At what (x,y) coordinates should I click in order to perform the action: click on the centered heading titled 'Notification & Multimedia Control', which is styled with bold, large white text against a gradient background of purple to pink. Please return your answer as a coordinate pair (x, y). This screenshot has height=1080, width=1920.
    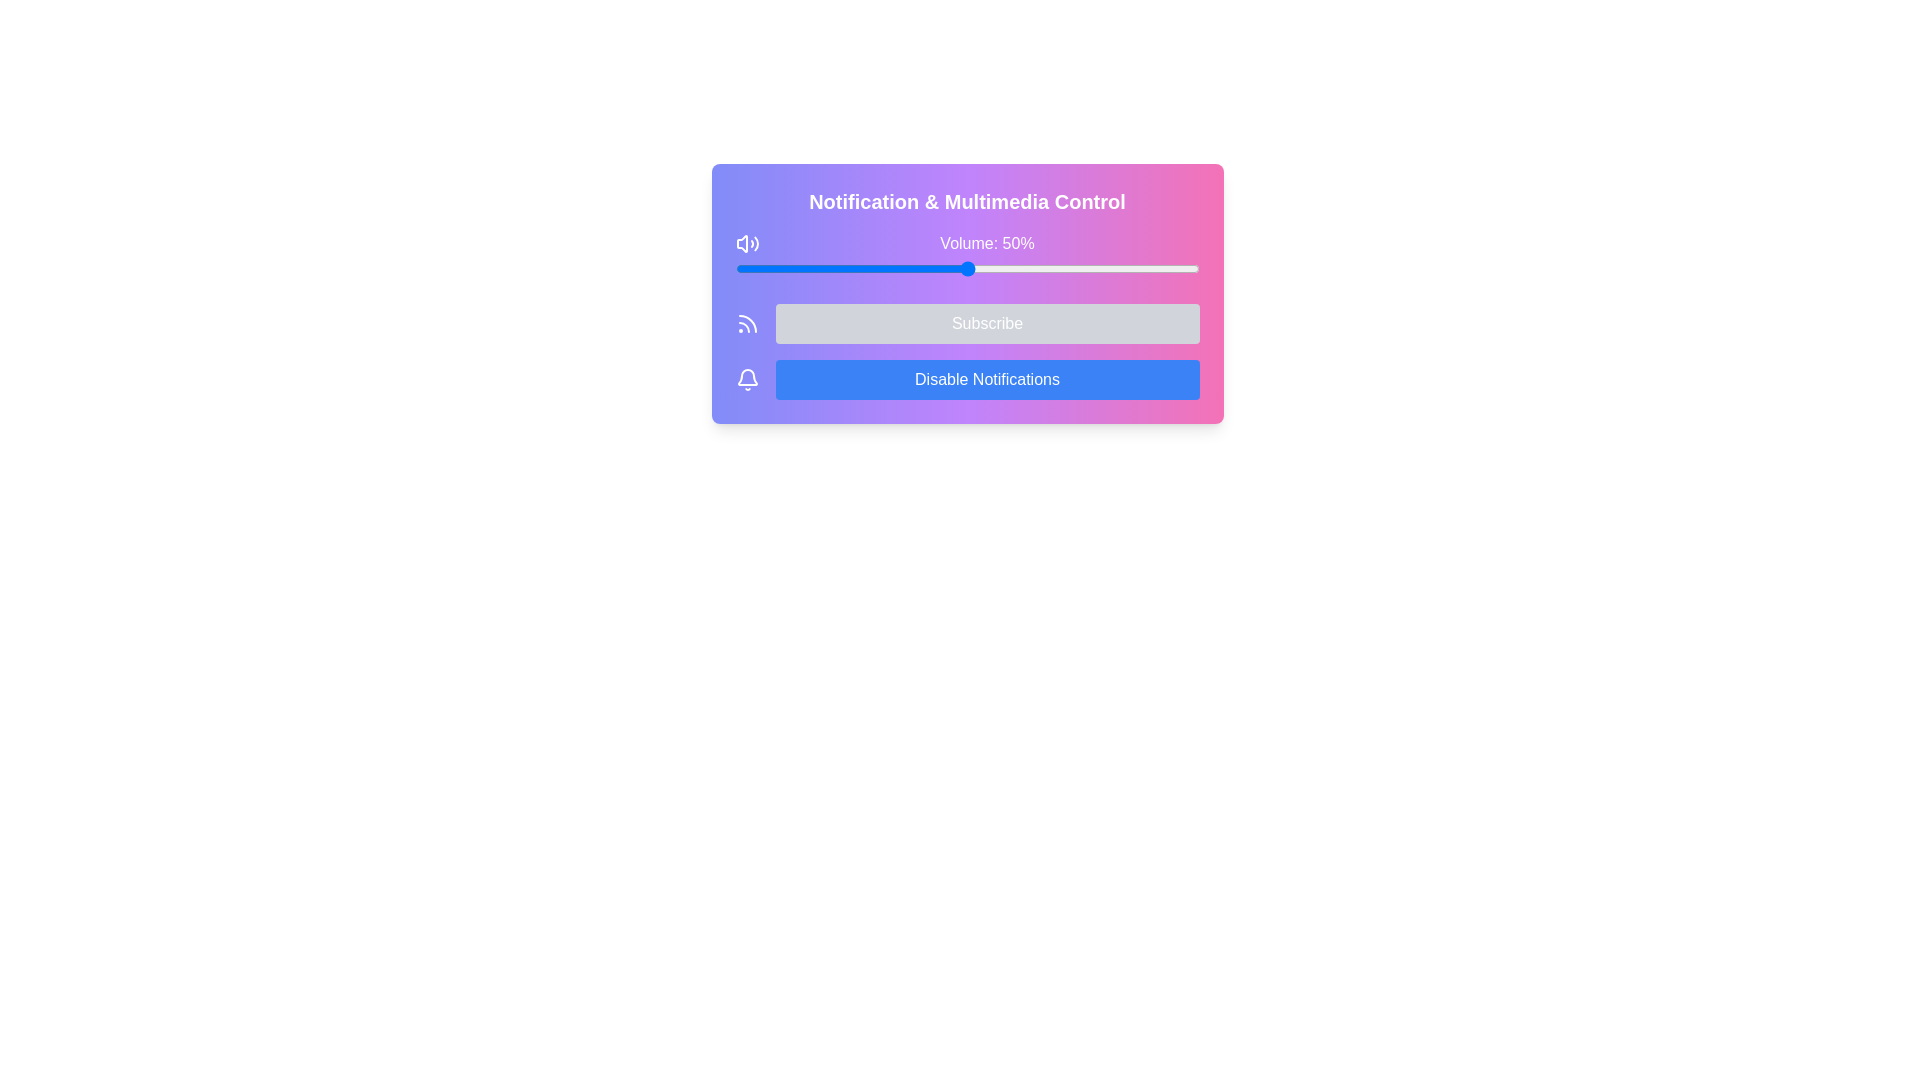
    Looking at the image, I should click on (967, 201).